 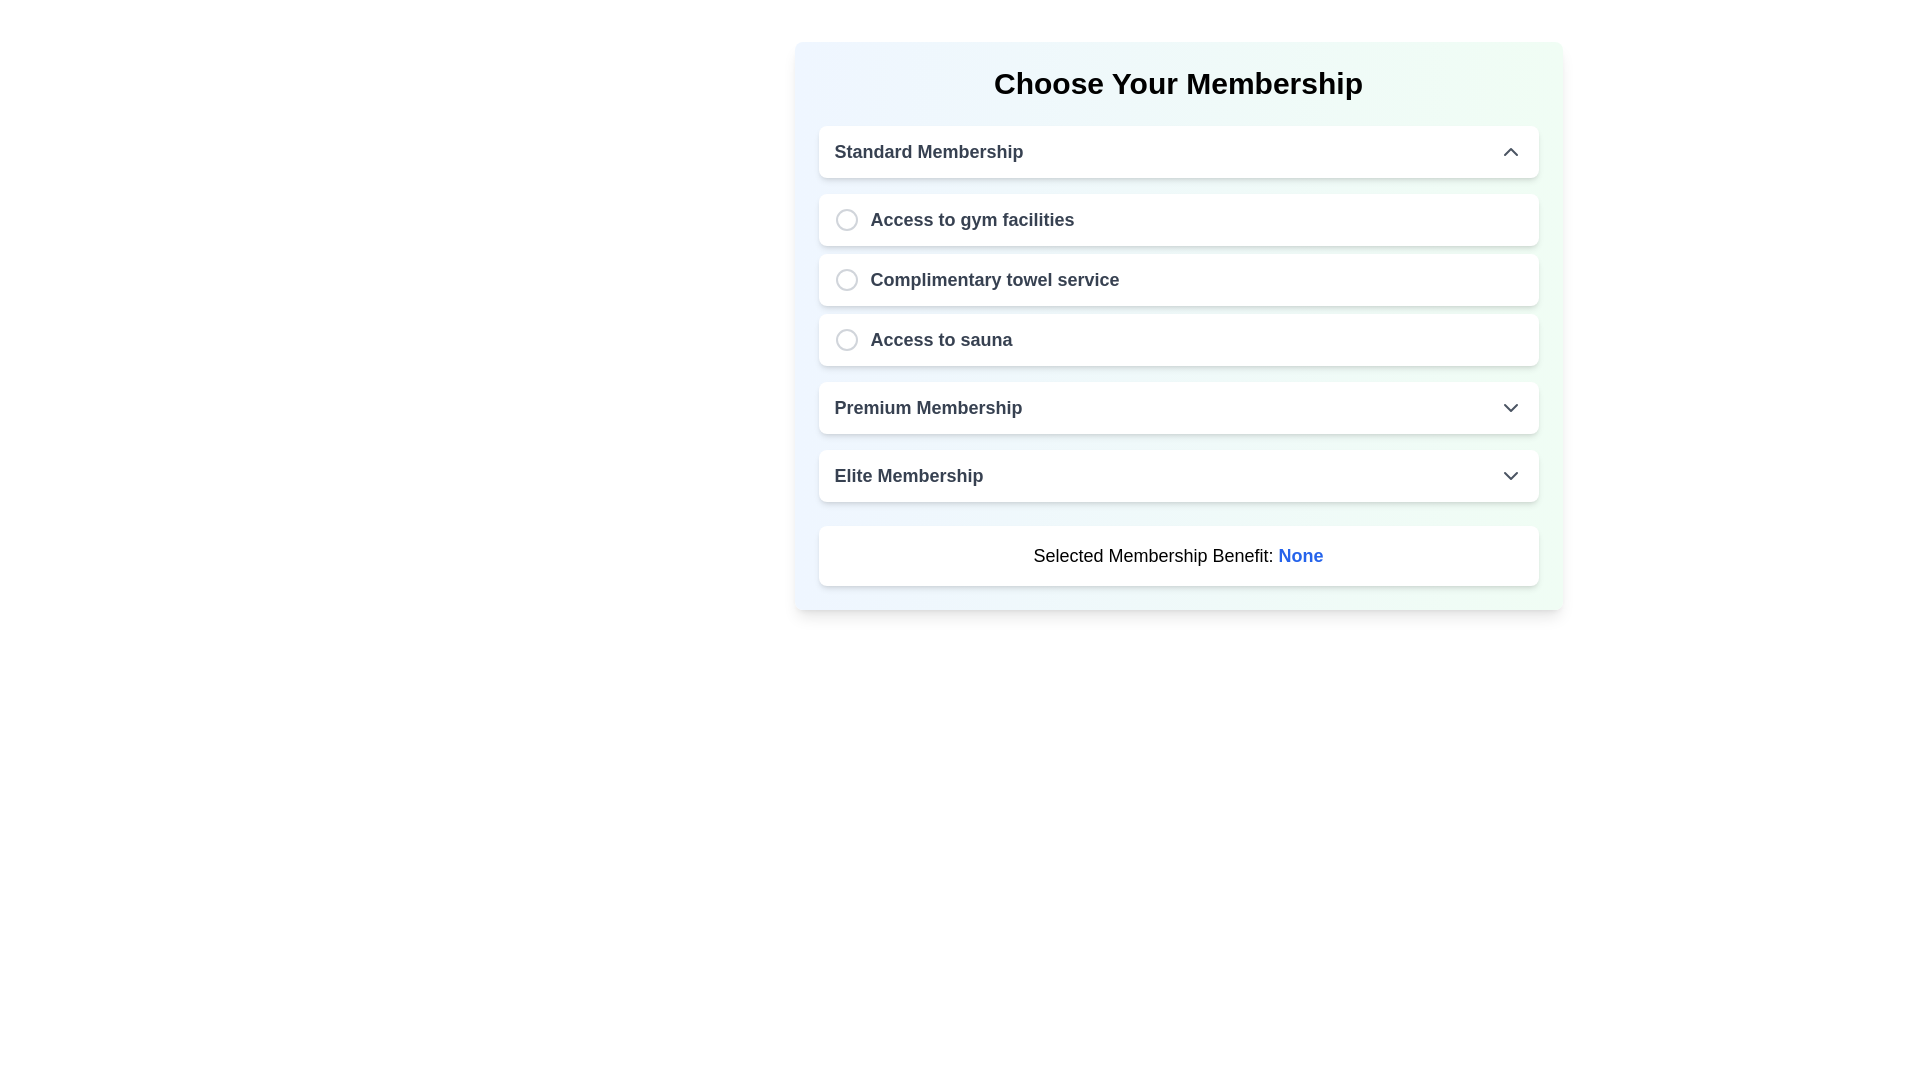 I want to click on text label indicating the 'Complimentary towel service' benefit, which is the second option in the list of membership benefits under 'Standard Membership.', so click(x=995, y=280).